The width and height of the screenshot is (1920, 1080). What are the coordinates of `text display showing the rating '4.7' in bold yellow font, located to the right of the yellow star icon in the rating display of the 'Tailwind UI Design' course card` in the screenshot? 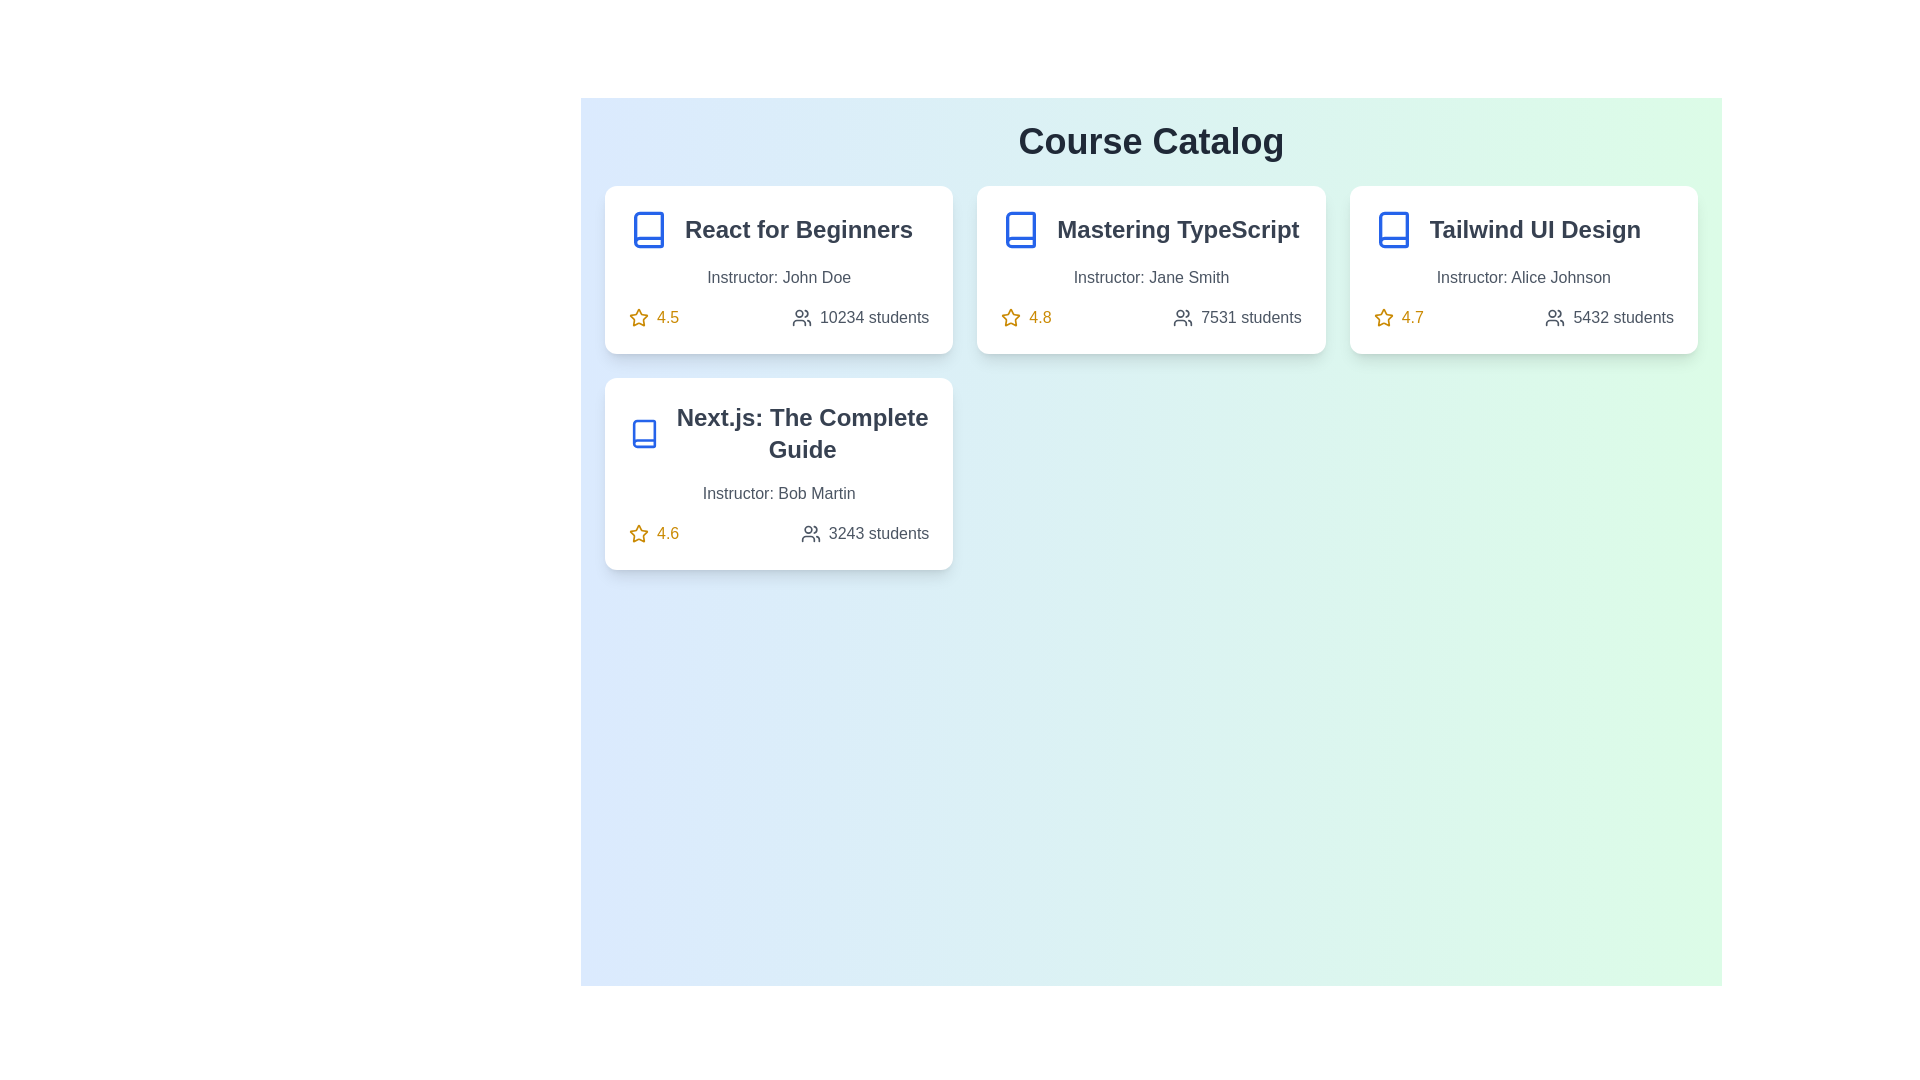 It's located at (1411, 316).